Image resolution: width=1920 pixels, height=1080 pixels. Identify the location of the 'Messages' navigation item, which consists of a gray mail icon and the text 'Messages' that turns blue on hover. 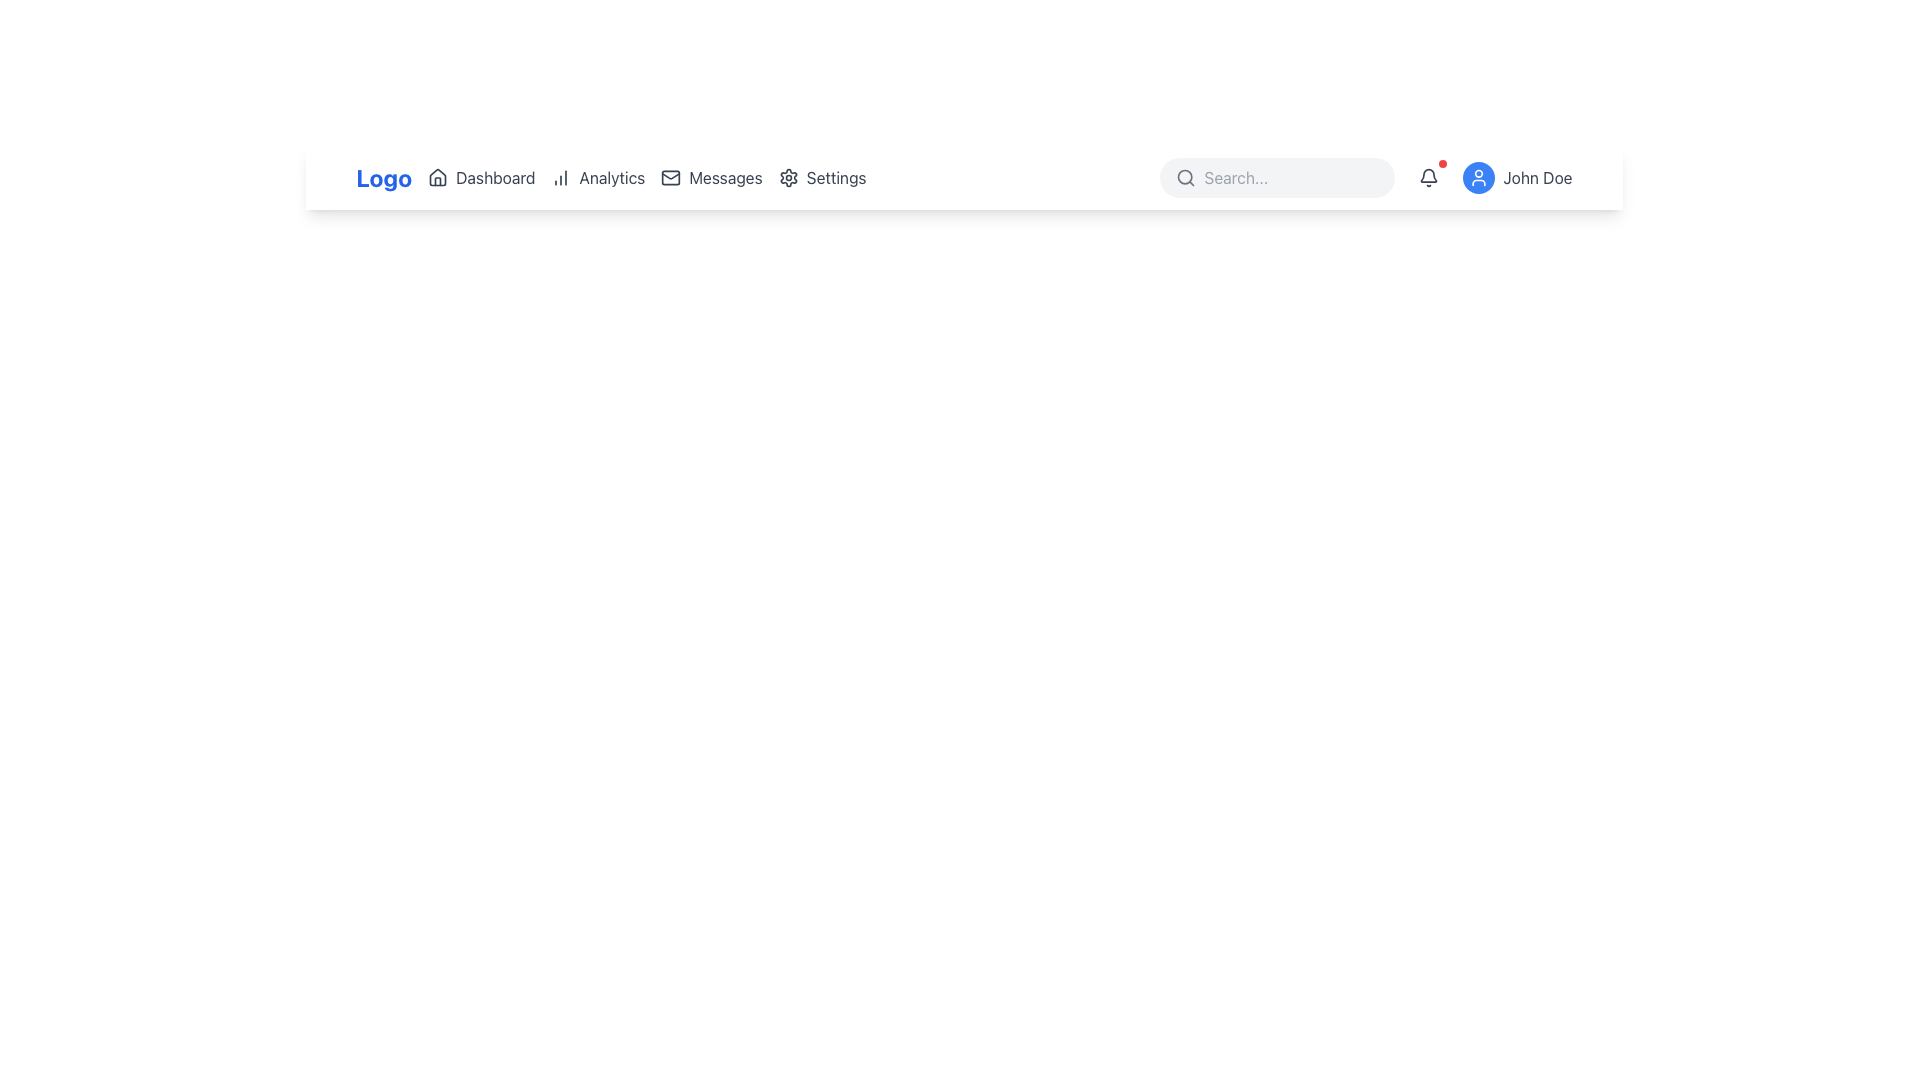
(711, 176).